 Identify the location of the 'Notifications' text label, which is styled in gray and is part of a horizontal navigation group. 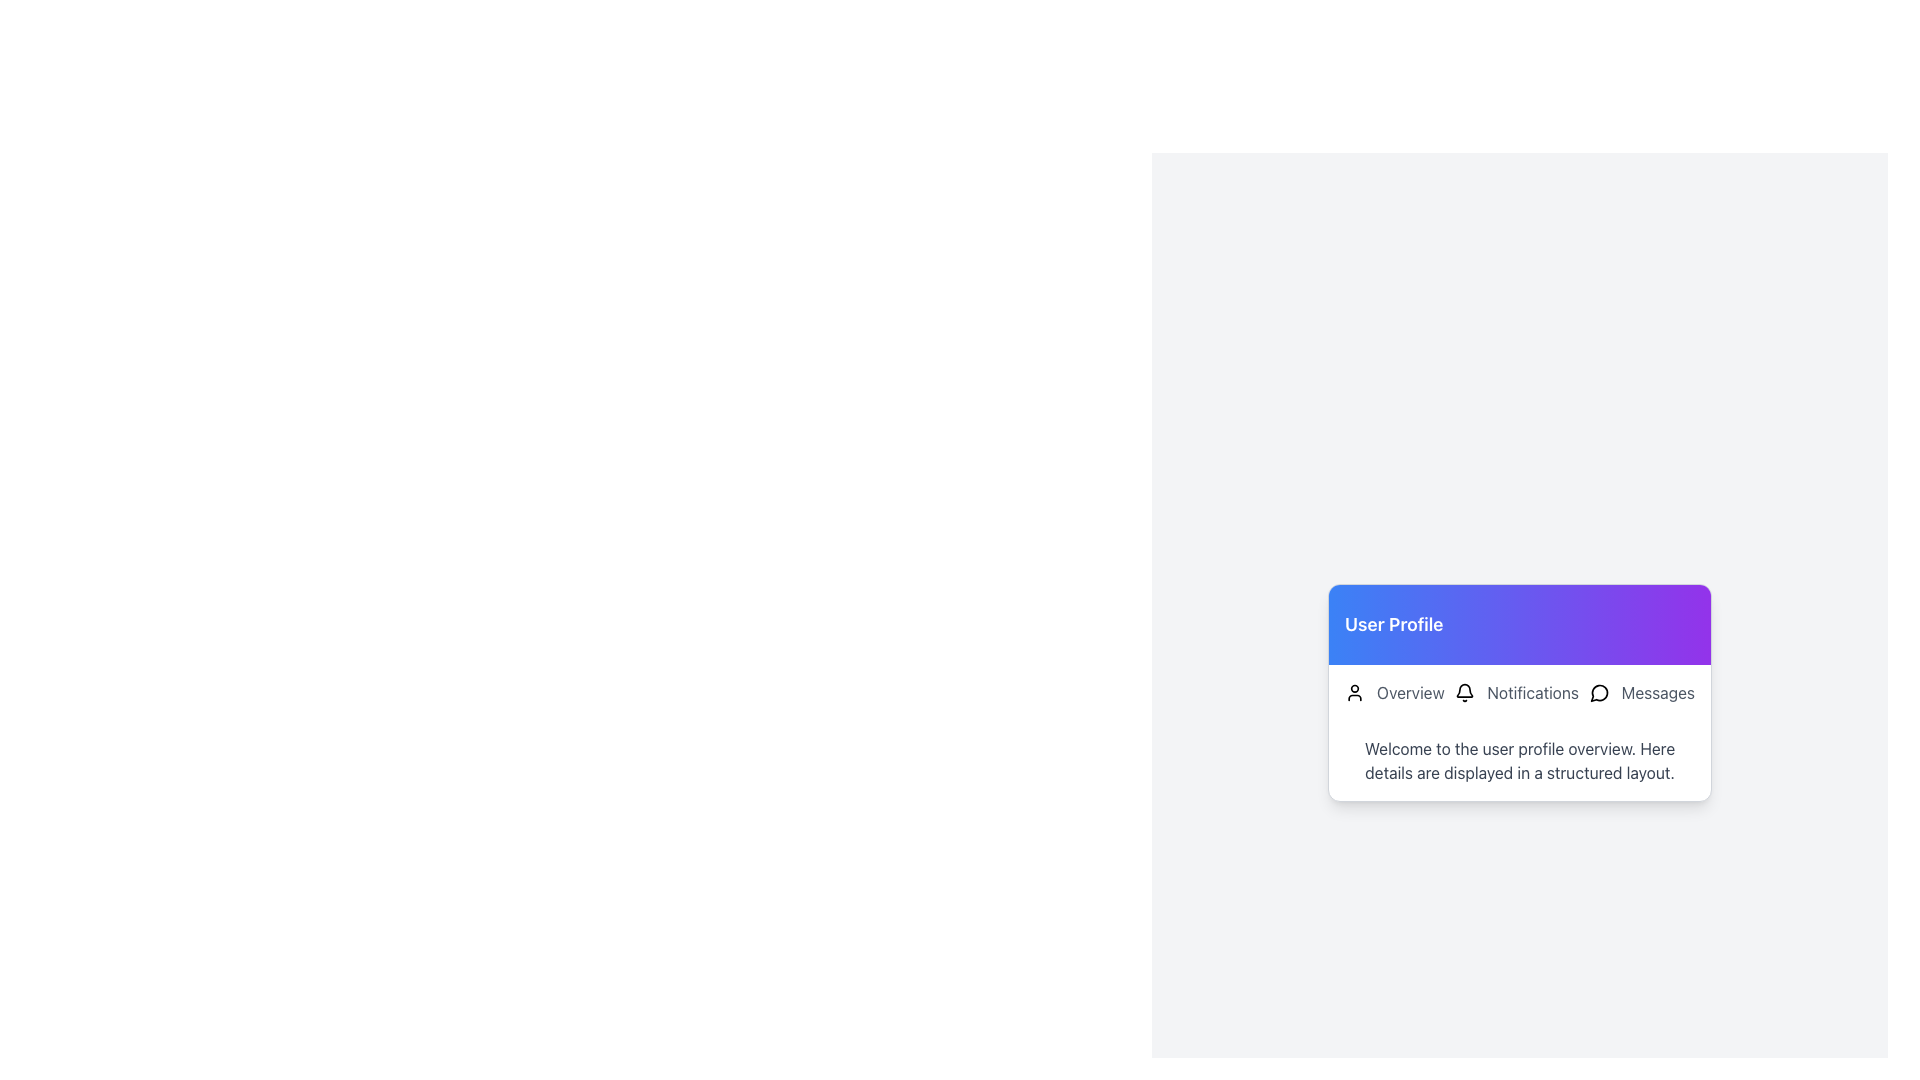
(1532, 692).